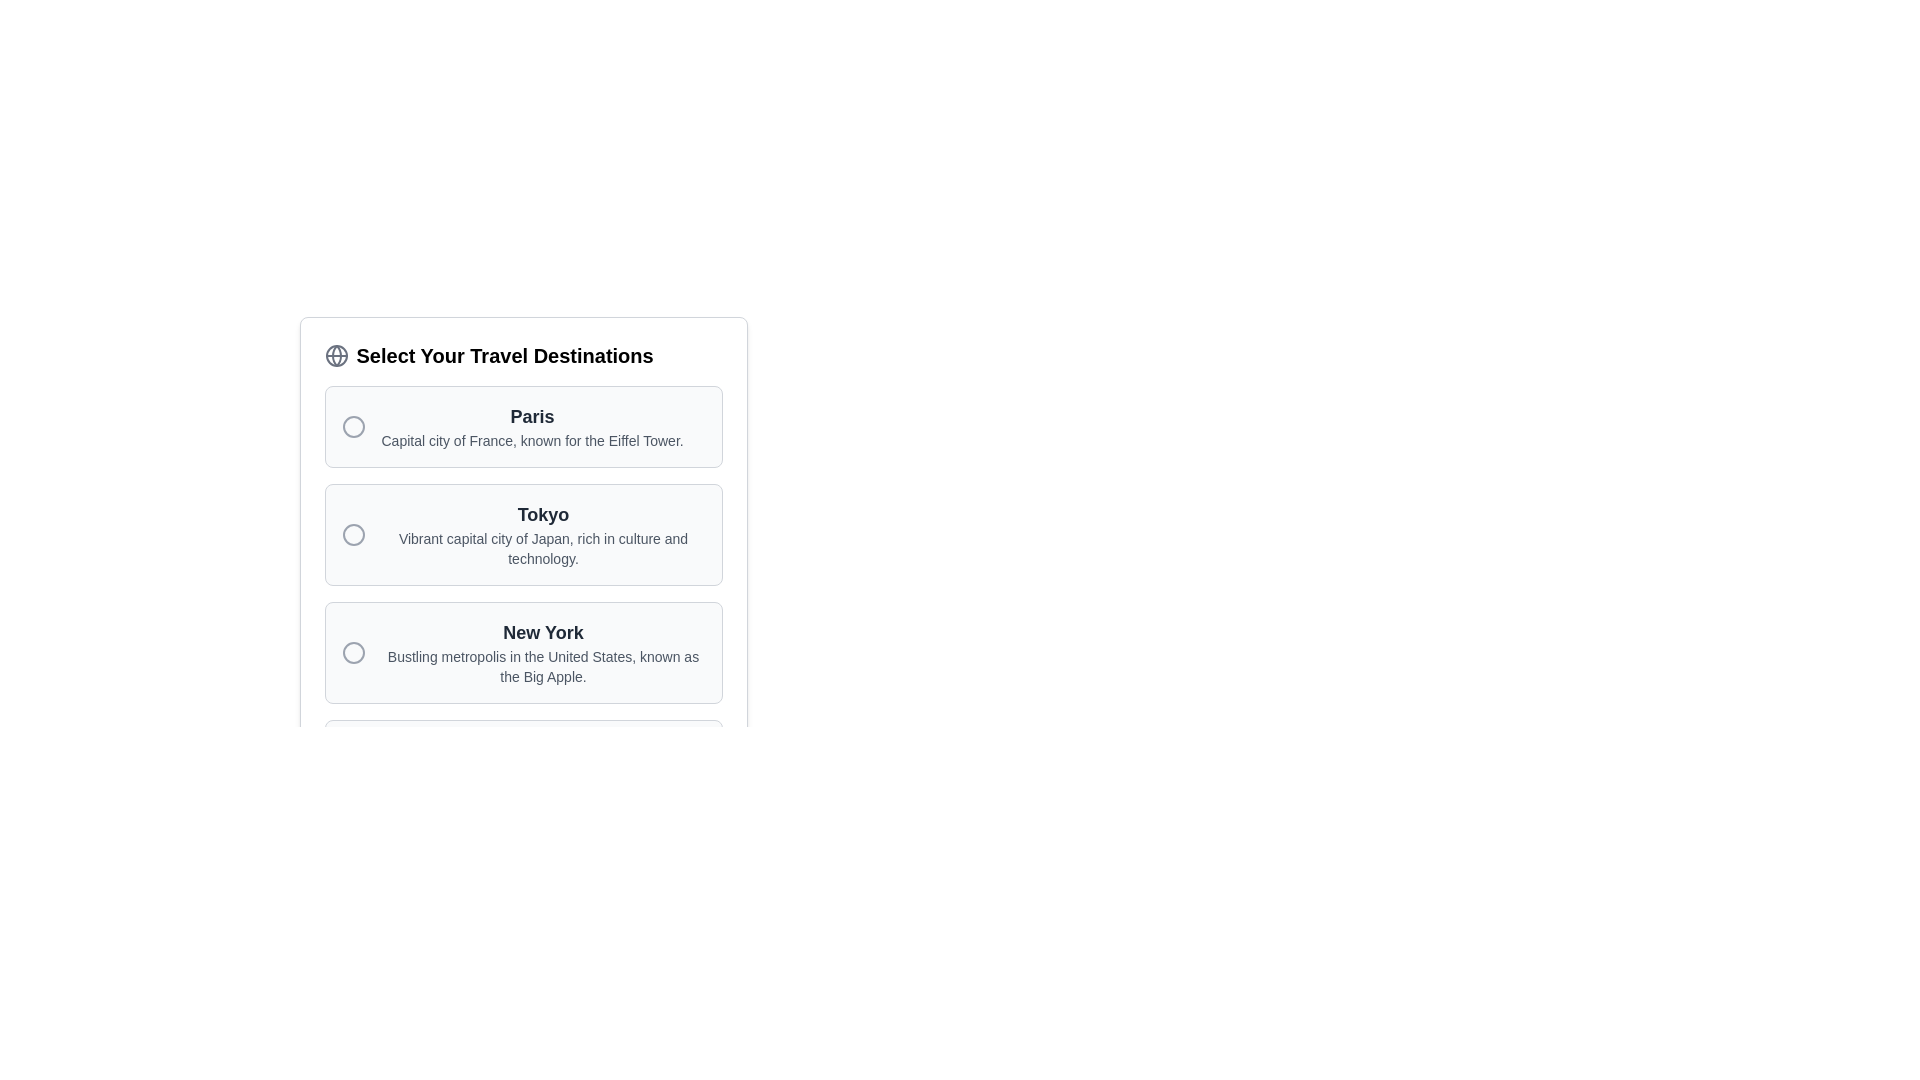  Describe the element at coordinates (523, 534) in the screenshot. I see `the 'Tokyo' radio button in the travel destinations list by clicking on it` at that location.